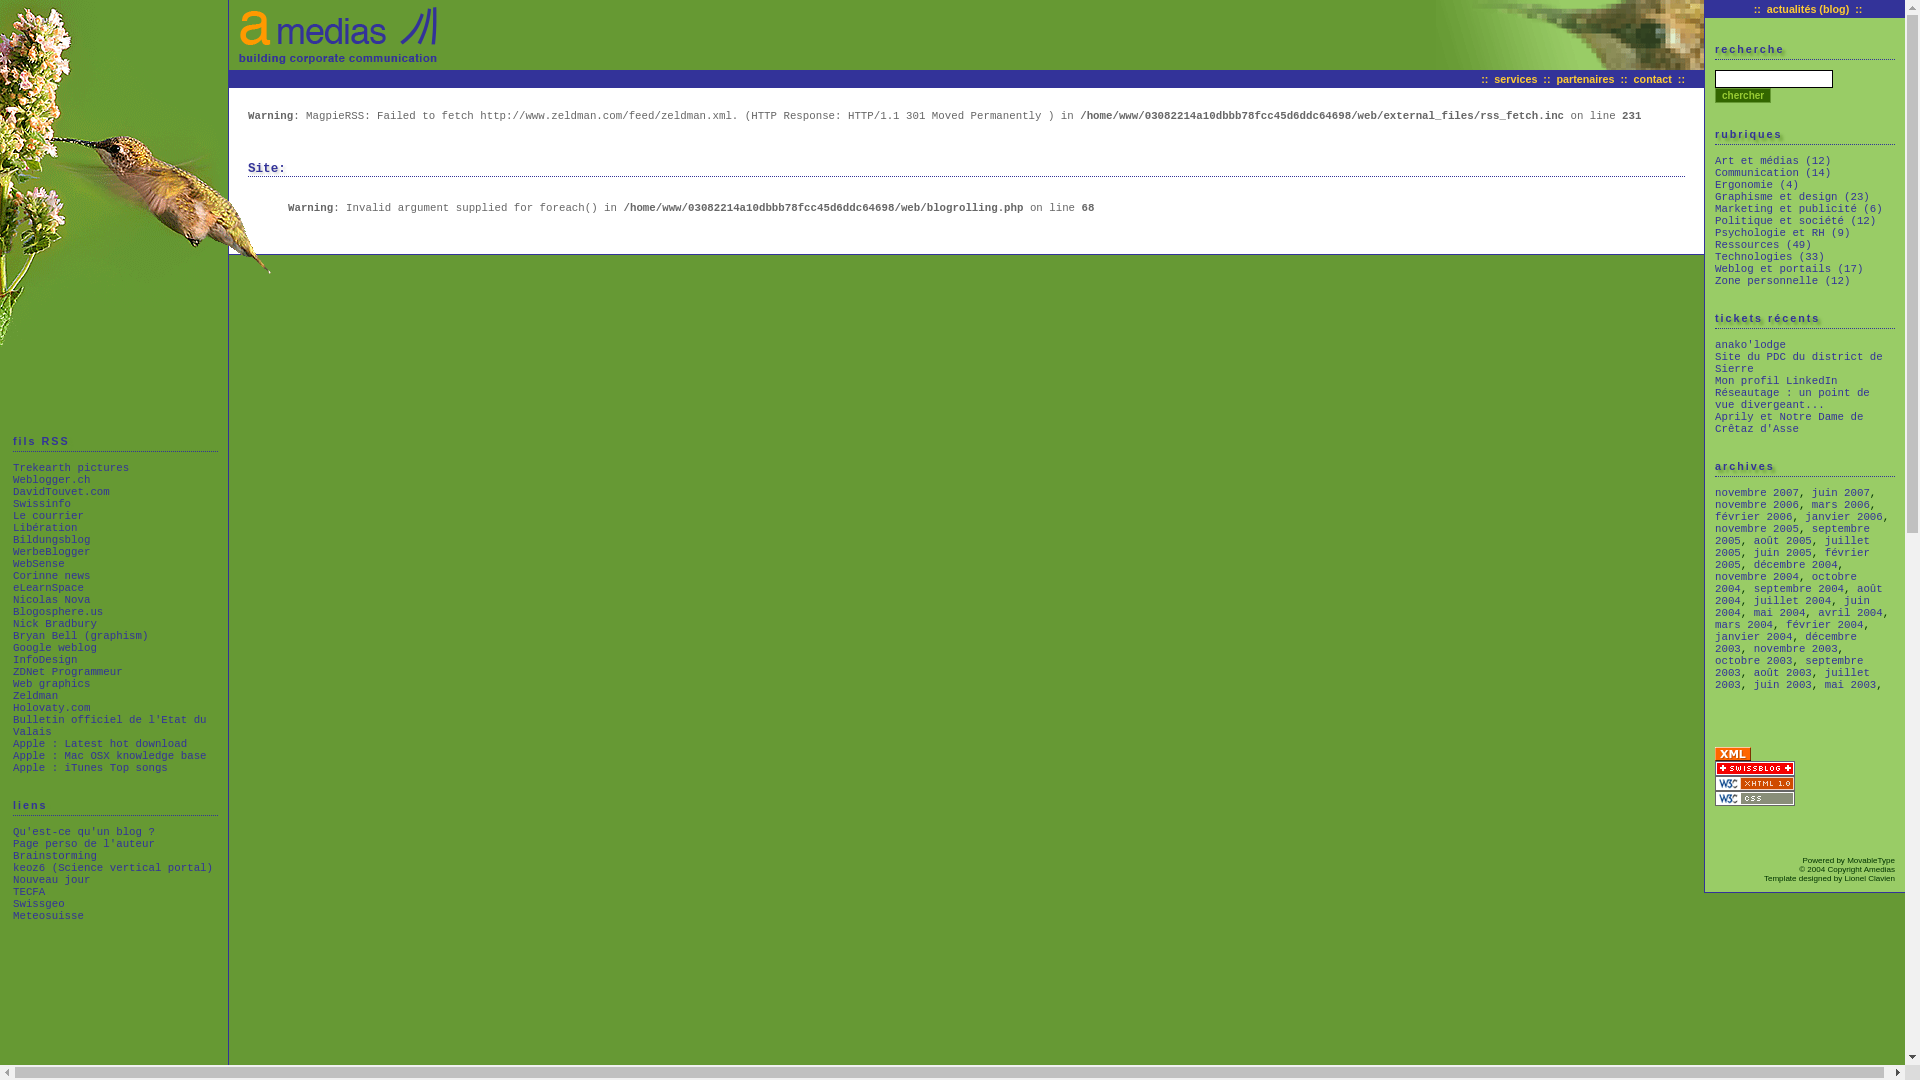 The image size is (1920, 1080). Describe the element at coordinates (28, 890) in the screenshot. I see `'TECFA'` at that location.